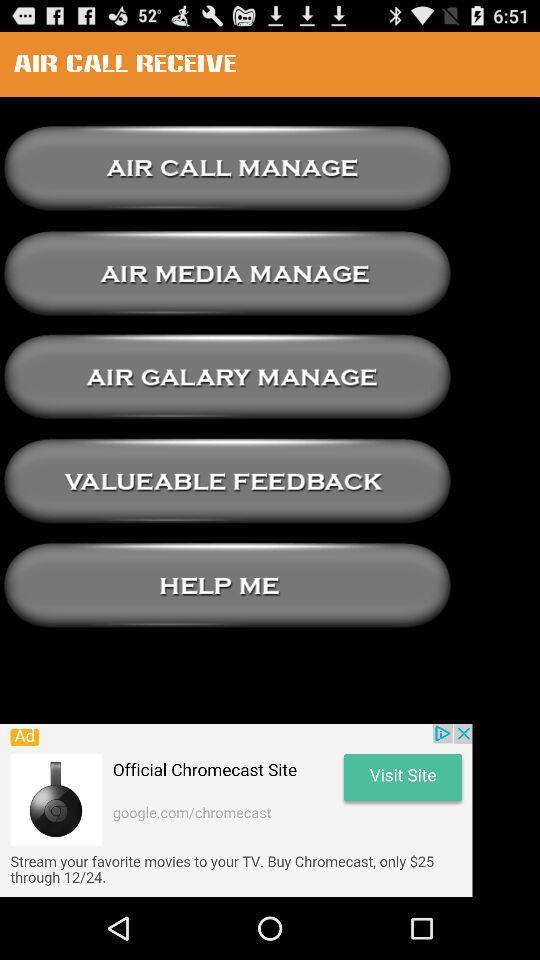 This screenshot has width=540, height=960. What do you see at coordinates (235, 810) in the screenshot?
I see `advertisement` at bounding box center [235, 810].